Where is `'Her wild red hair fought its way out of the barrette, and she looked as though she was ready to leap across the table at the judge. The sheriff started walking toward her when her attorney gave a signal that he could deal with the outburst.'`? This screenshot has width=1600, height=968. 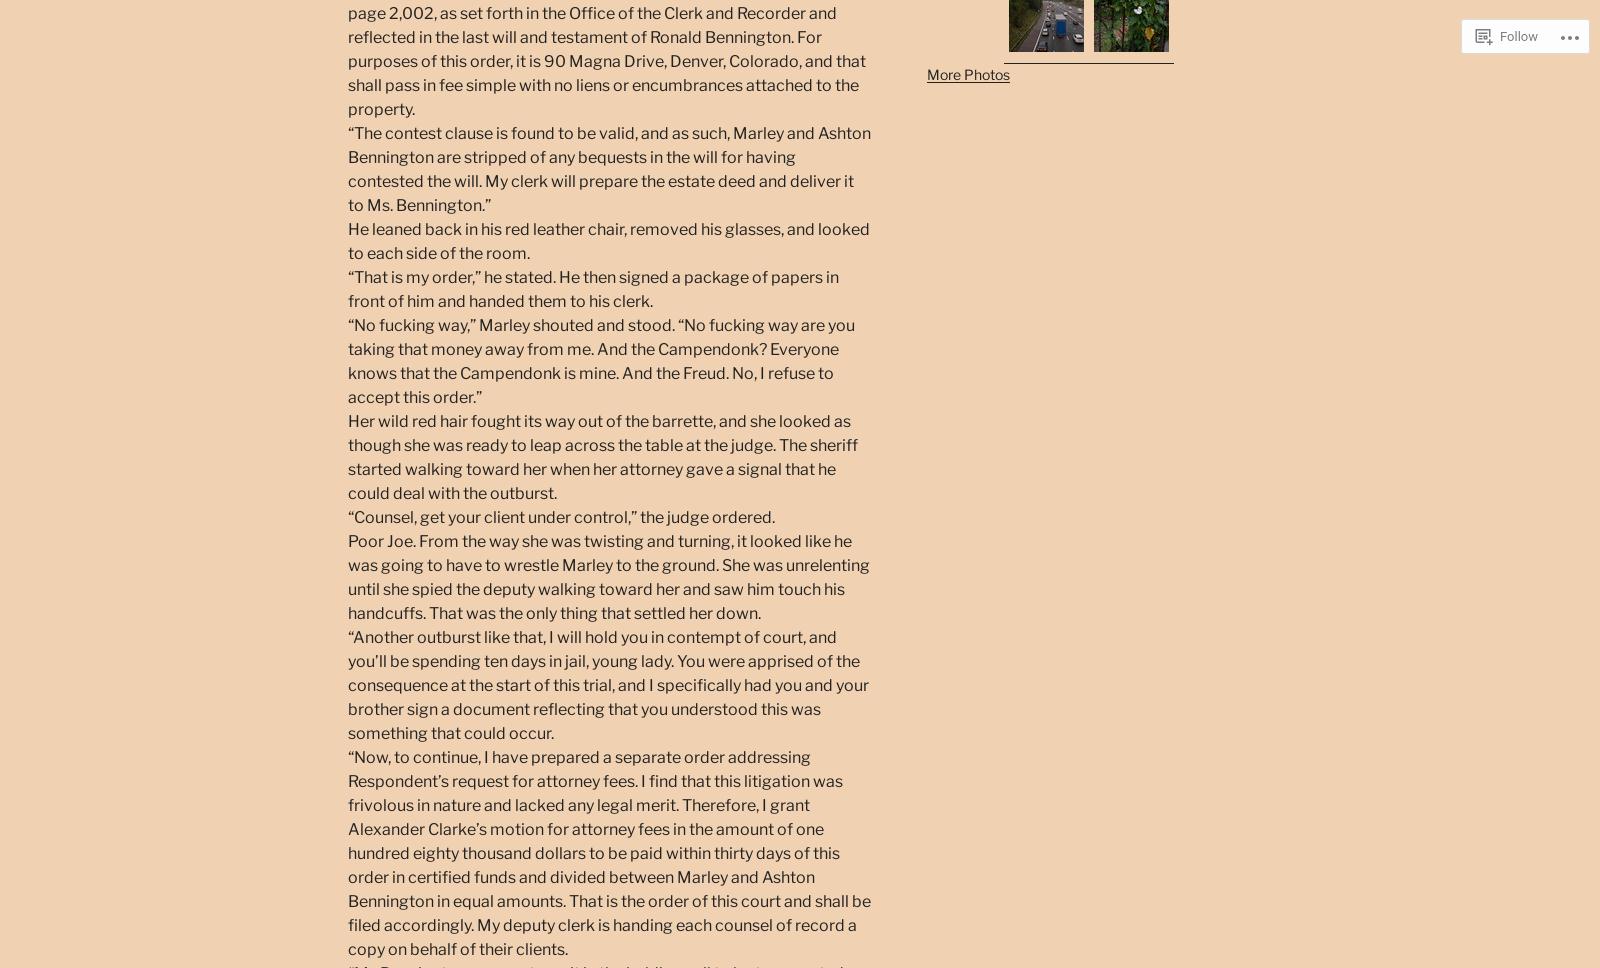
'Her wild red hair fought its way out of the barrette, and she looked as though she was ready to leap across the table at the judge. The sheriff started walking toward her when her attorney gave a signal that he could deal with the outburst.' is located at coordinates (603, 455).